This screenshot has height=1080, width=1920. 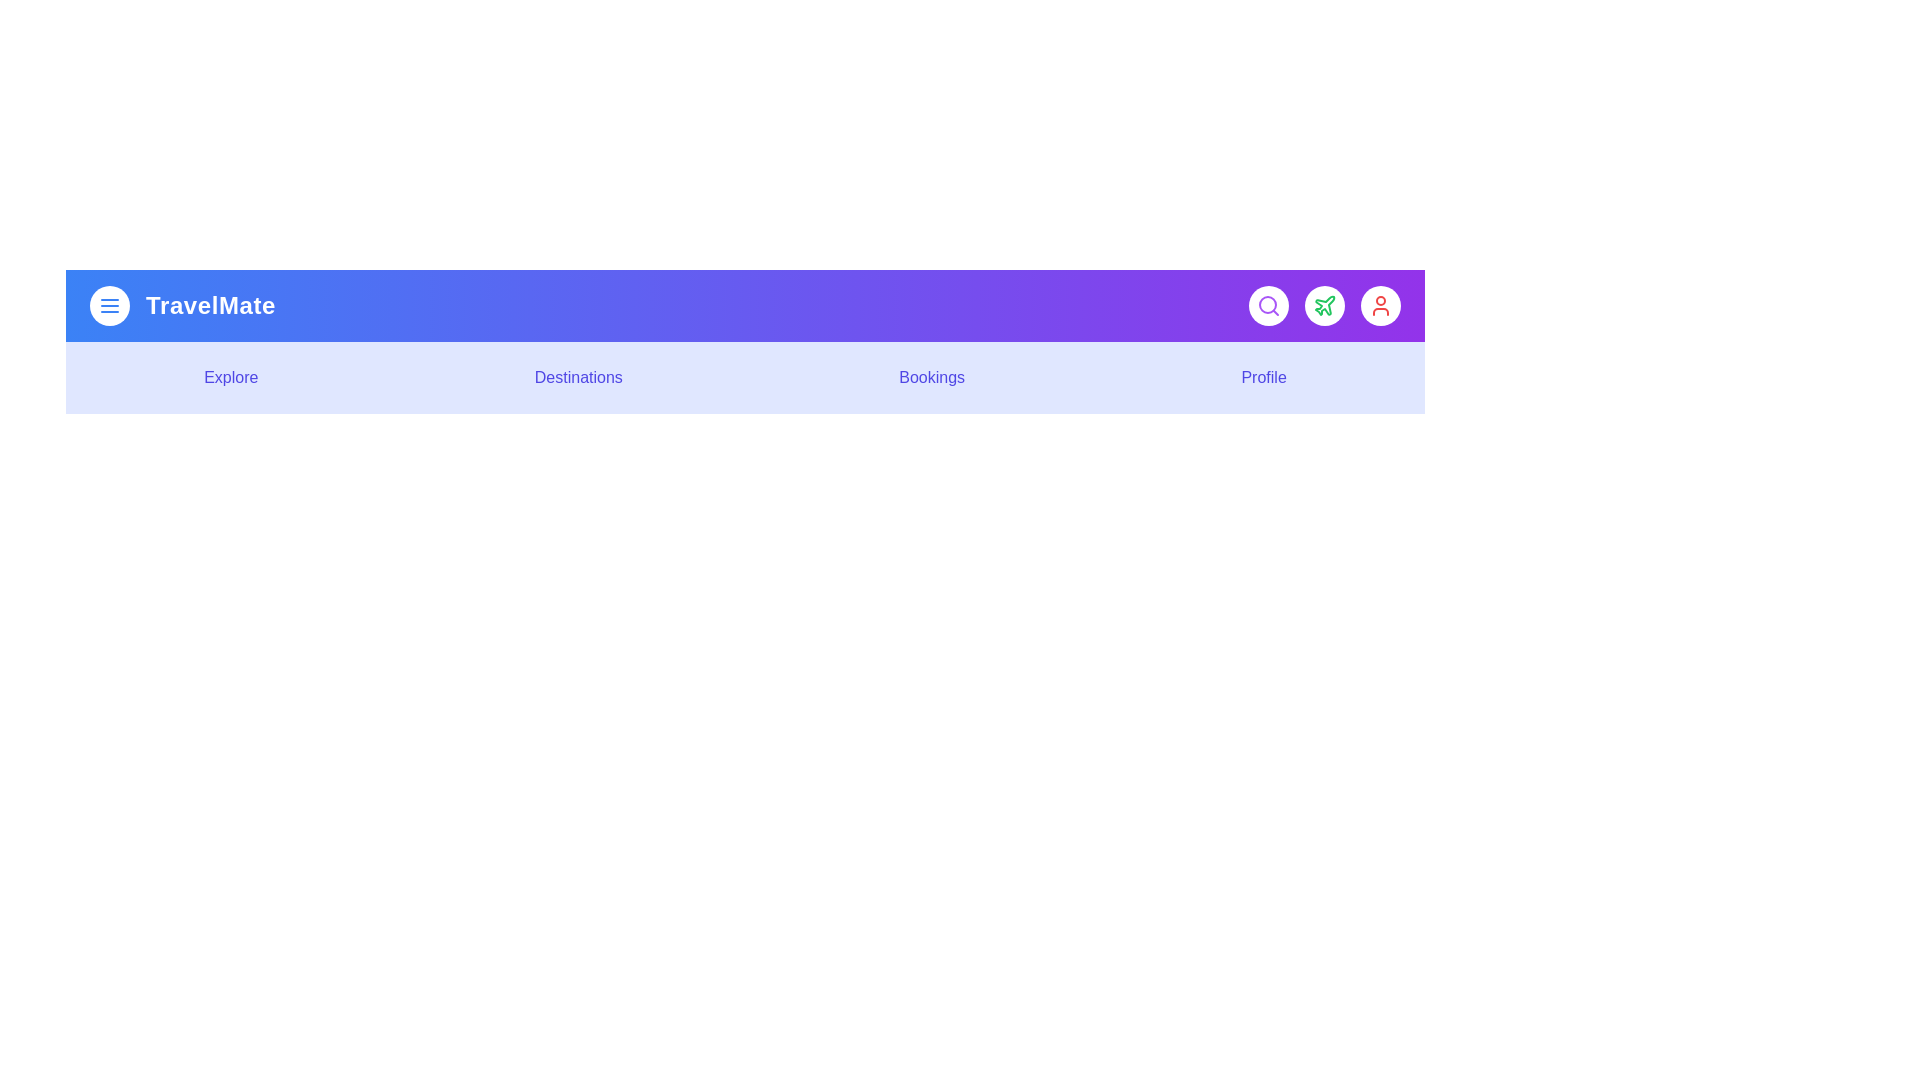 I want to click on the interactive element Search Button to observe visual feedback, so click(x=1267, y=305).